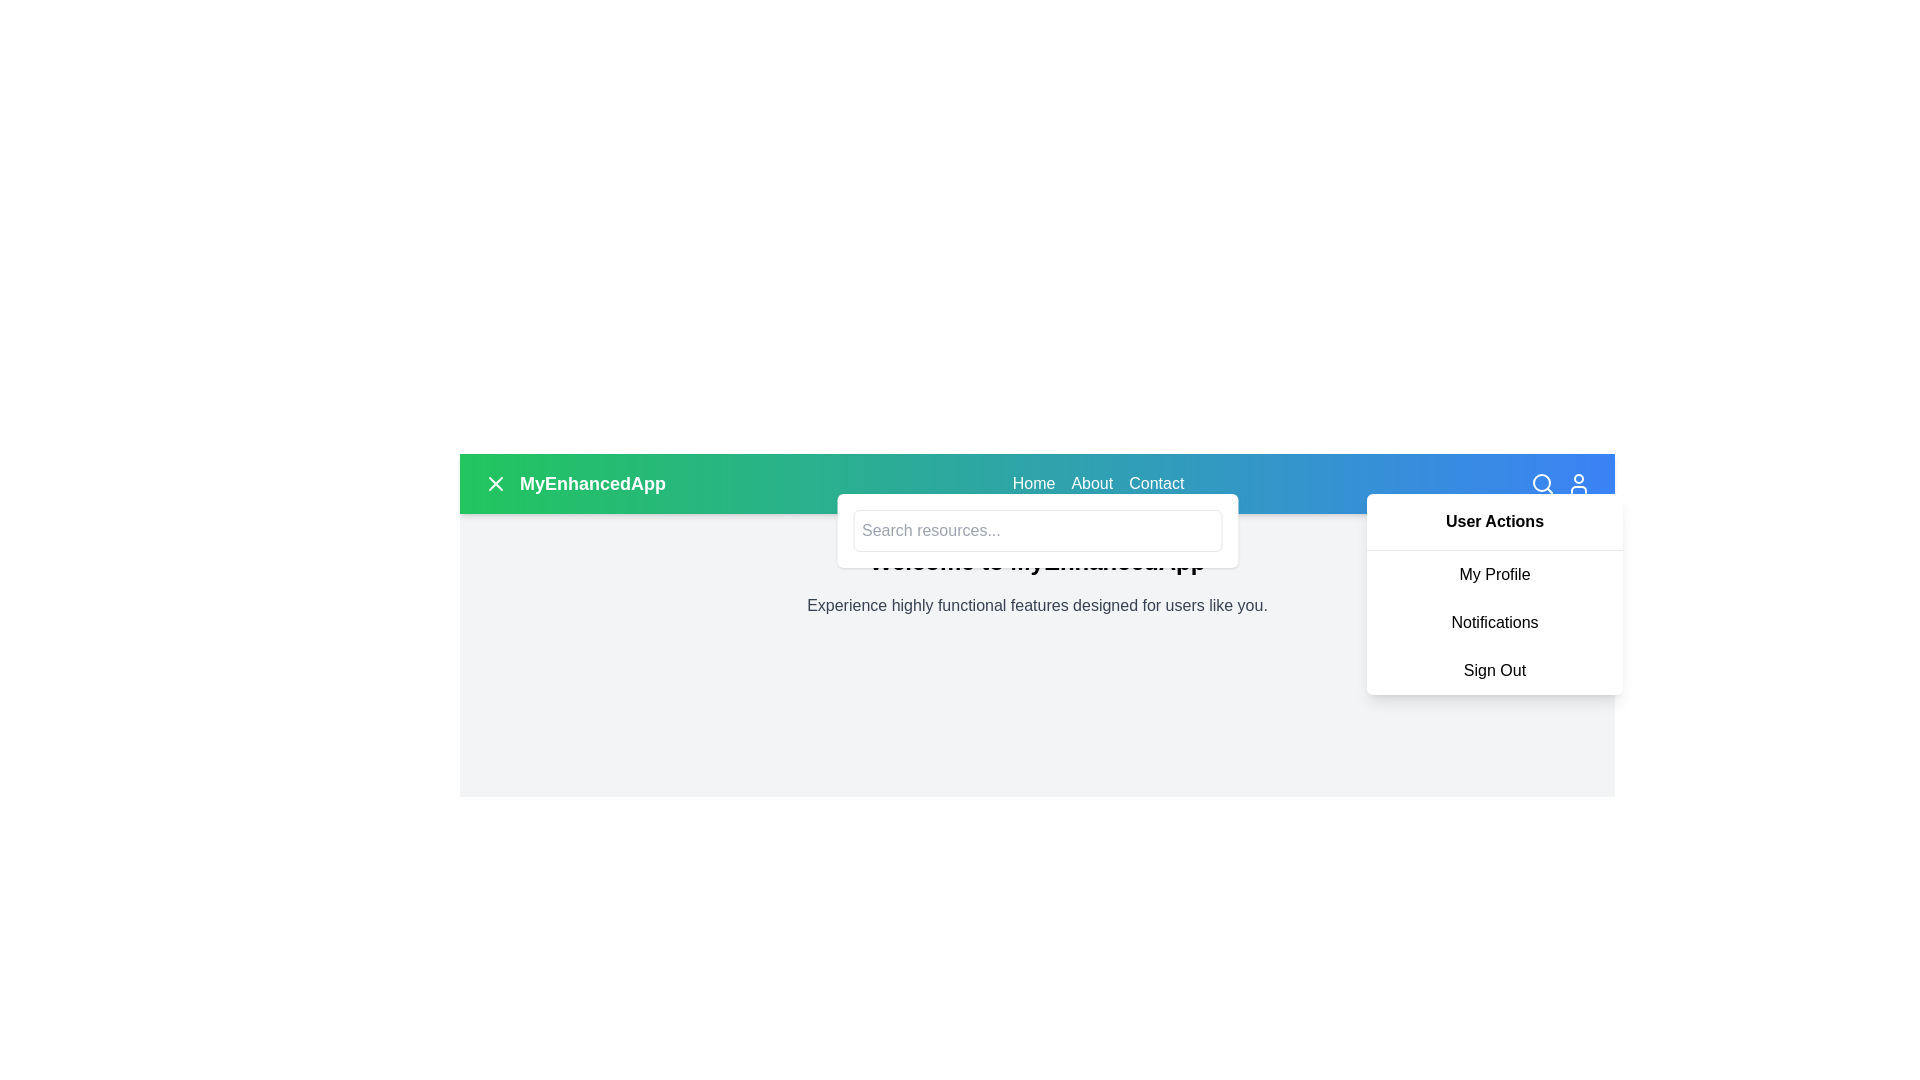  I want to click on the second item in the drop-down menu under 'User Actions', which likely redirects to the notification center, to change its background color, so click(1494, 622).